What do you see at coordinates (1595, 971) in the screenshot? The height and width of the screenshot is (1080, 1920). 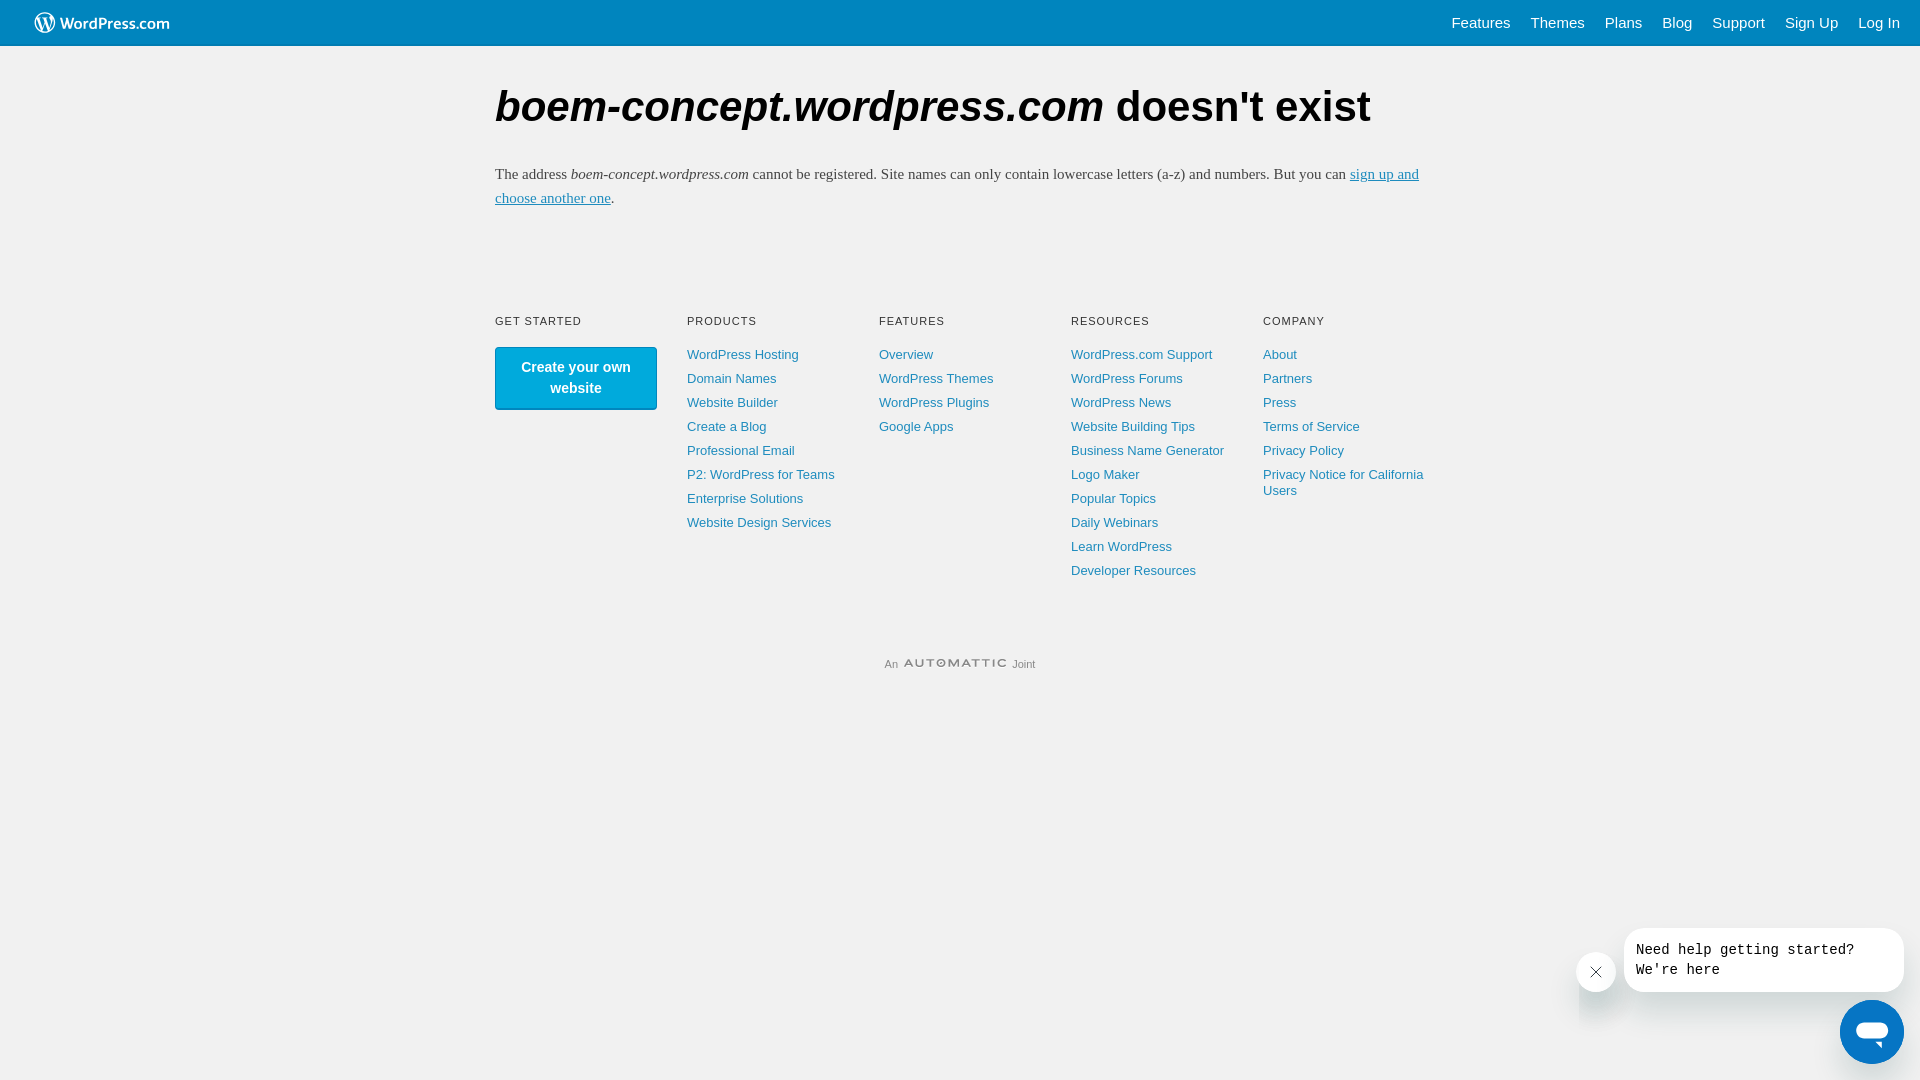 I see `'Close message'` at bounding box center [1595, 971].